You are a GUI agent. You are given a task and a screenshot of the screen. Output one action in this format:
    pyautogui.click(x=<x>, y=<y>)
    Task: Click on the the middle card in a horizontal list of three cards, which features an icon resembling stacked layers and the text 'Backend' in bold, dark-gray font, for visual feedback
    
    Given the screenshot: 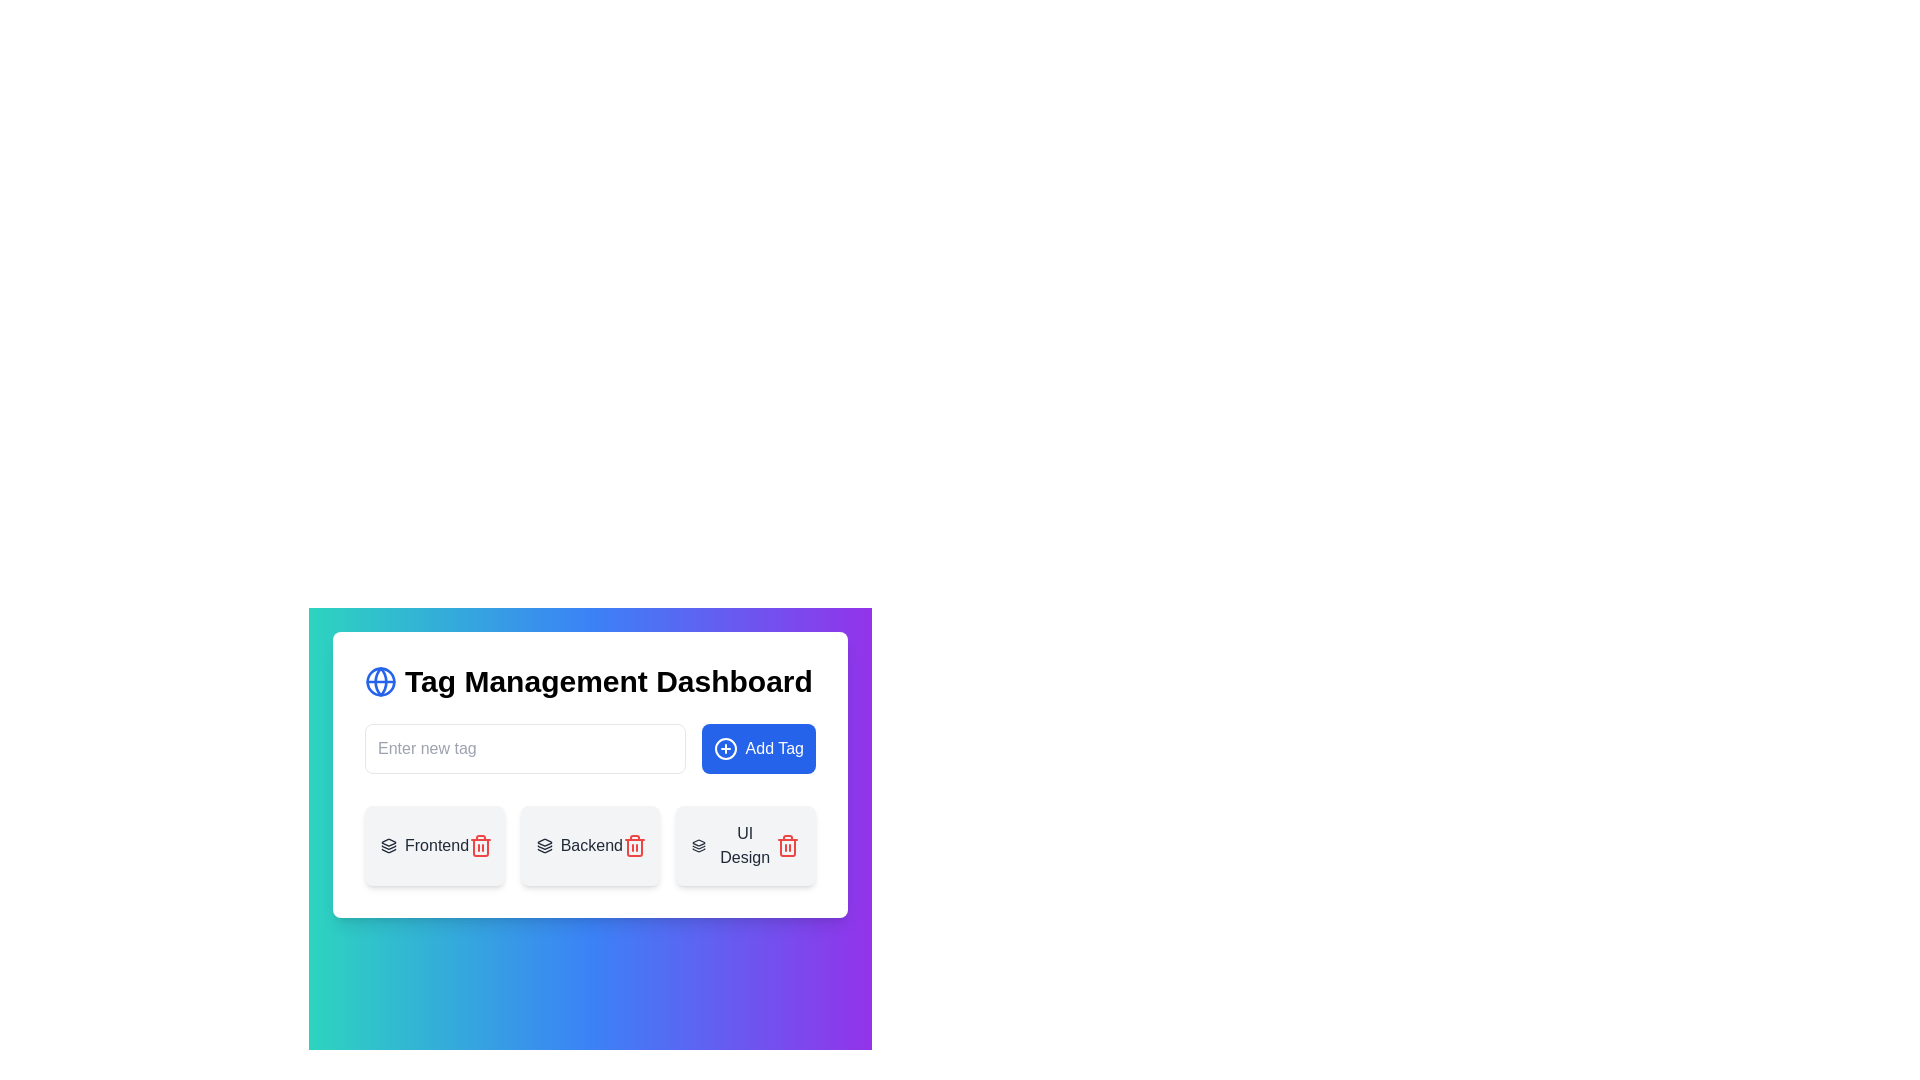 What is the action you would take?
    pyautogui.click(x=589, y=845)
    